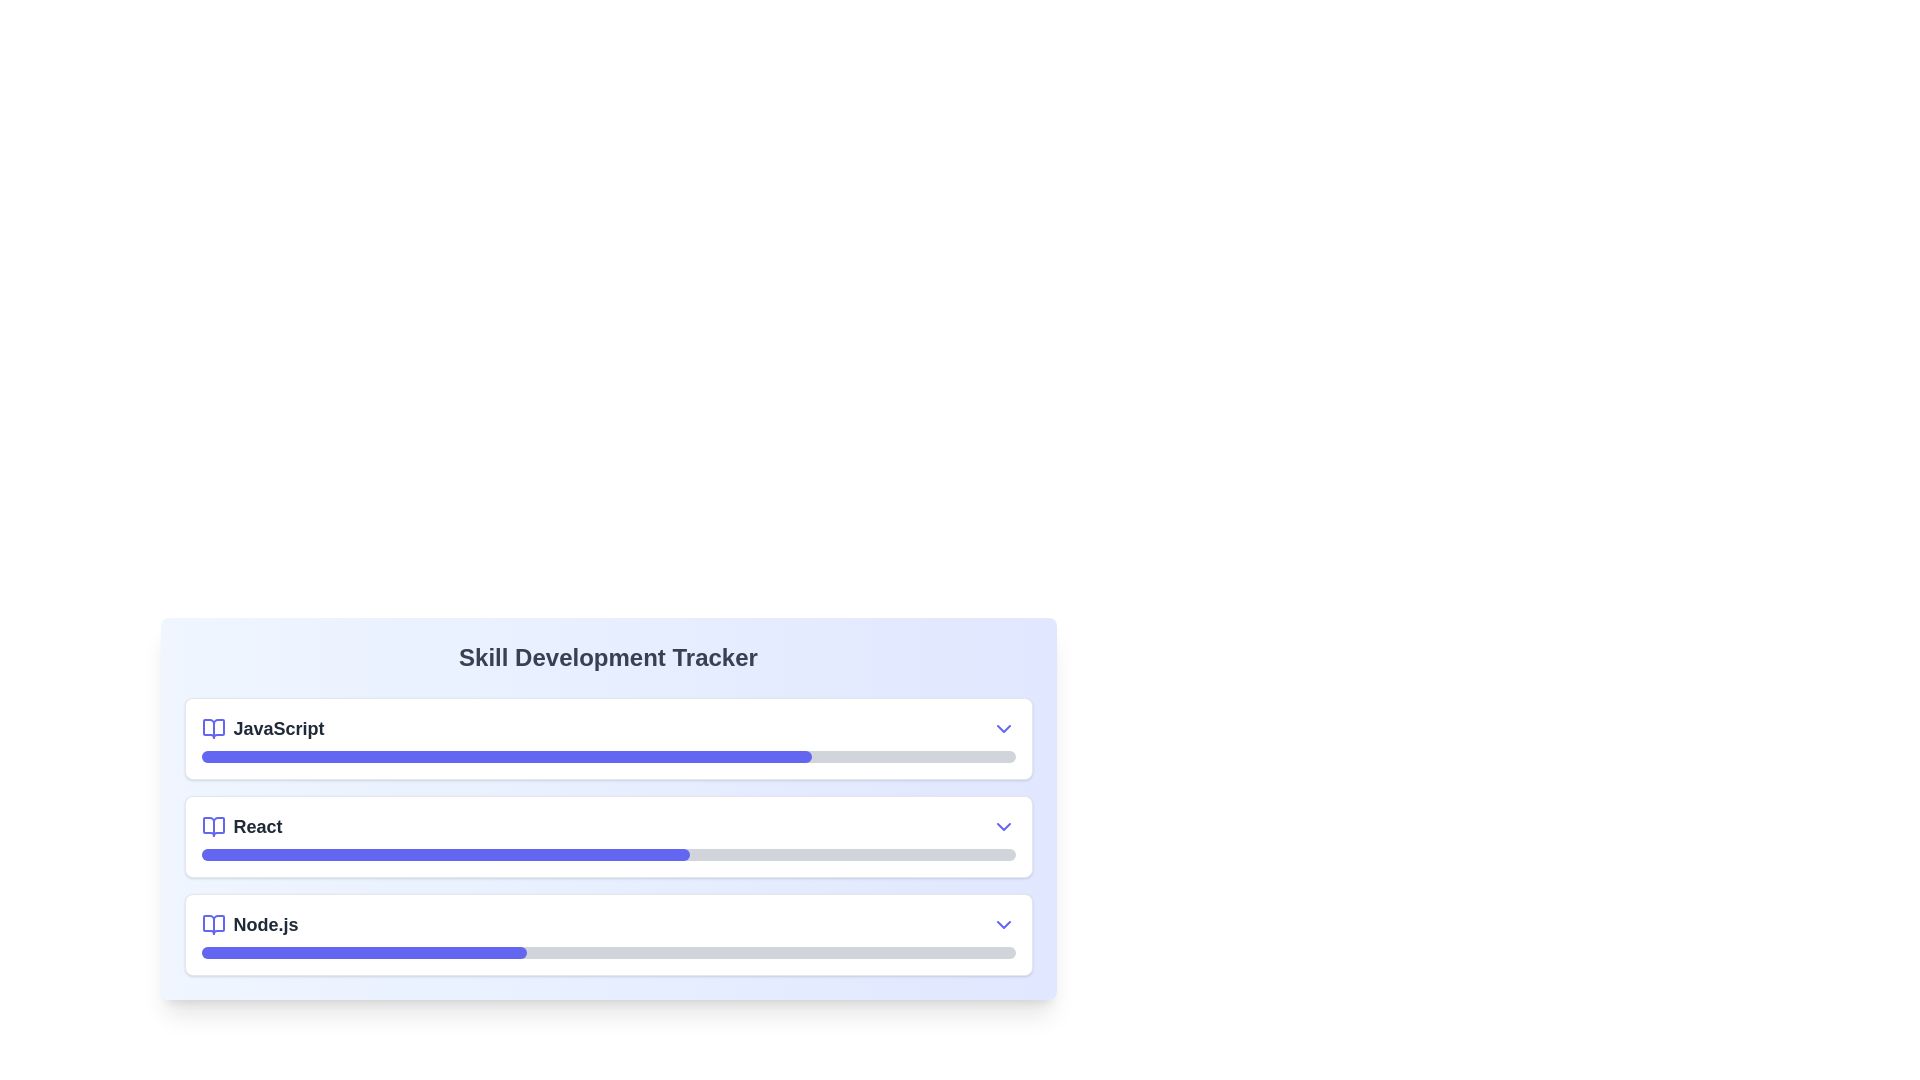  Describe the element at coordinates (213, 925) in the screenshot. I see `the indigo open book icon at the beginning of the 'Node.js' skill entry row in the skill tracker interface` at that location.